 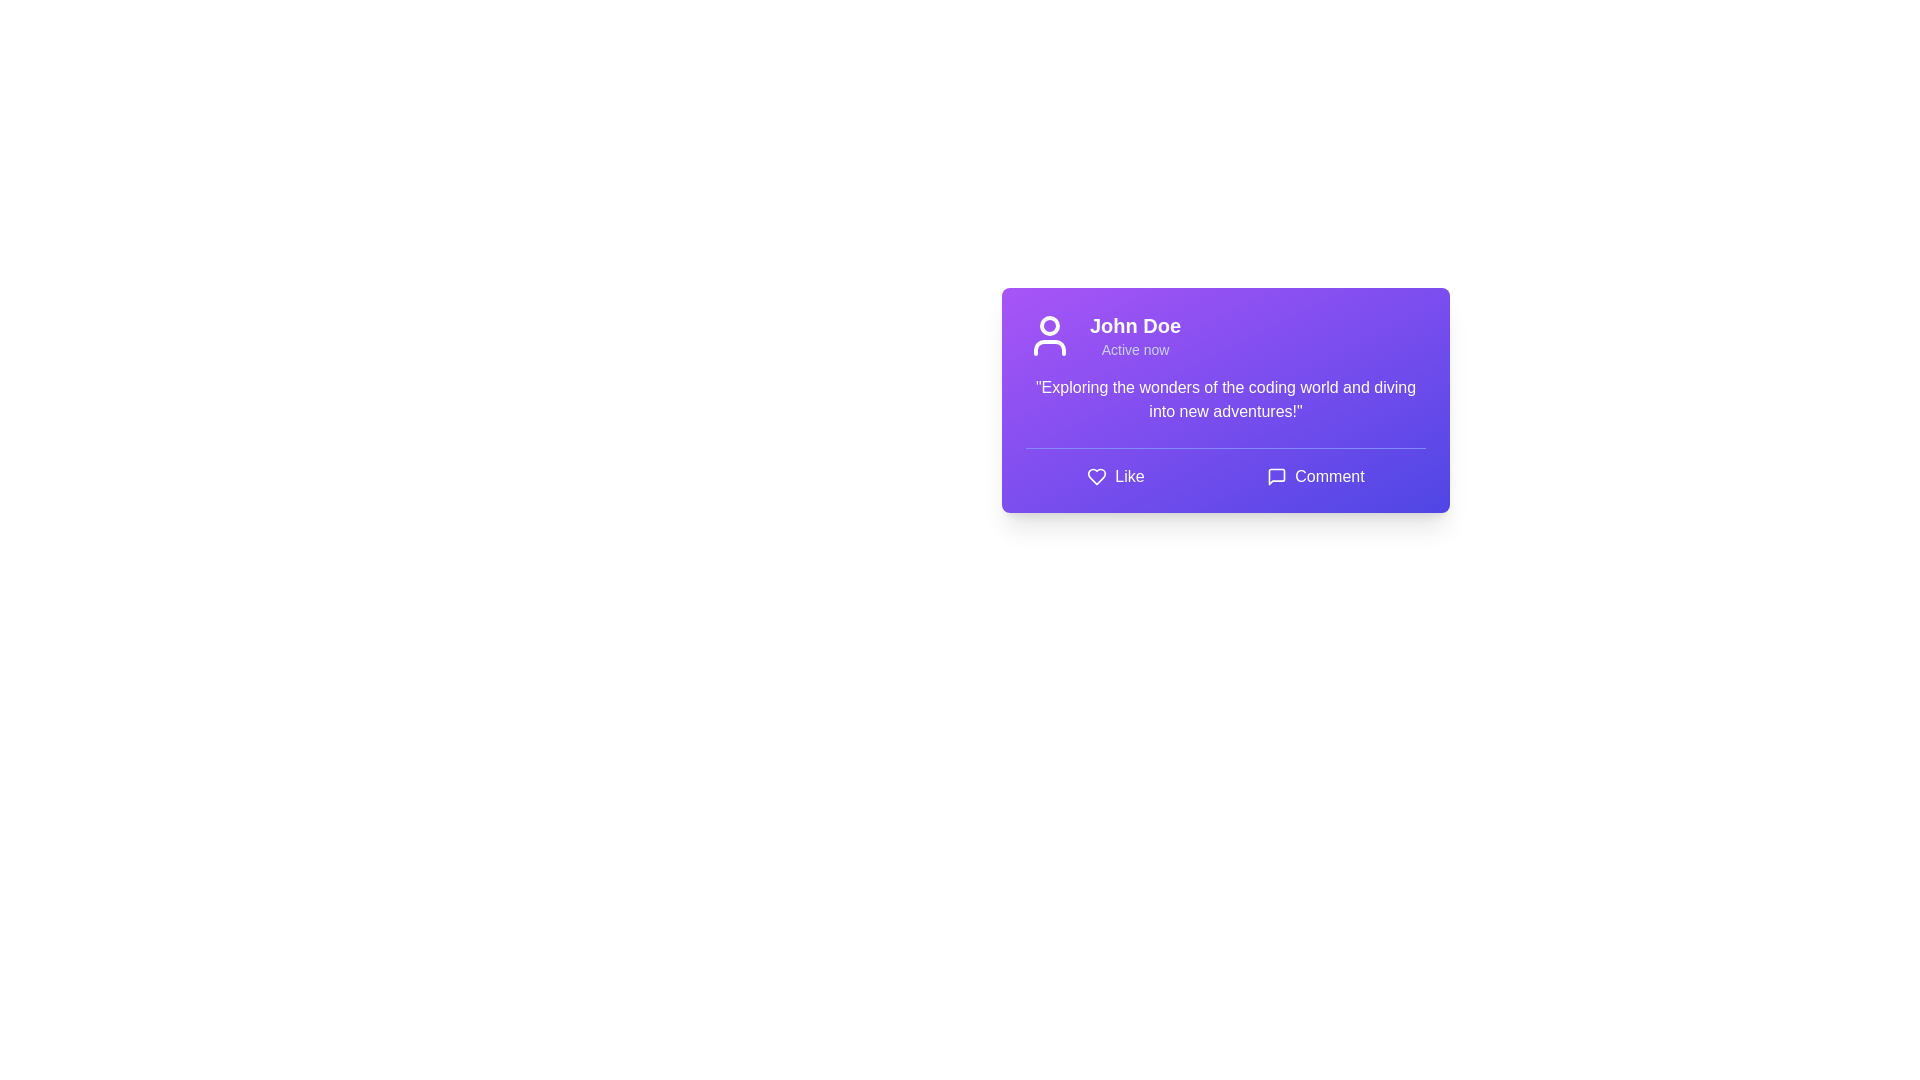 I want to click on the user icon representing a generic person, which is located at the top-left corner of a card layout, next to the text 'John Doe' and 'Active now', so click(x=1049, y=334).